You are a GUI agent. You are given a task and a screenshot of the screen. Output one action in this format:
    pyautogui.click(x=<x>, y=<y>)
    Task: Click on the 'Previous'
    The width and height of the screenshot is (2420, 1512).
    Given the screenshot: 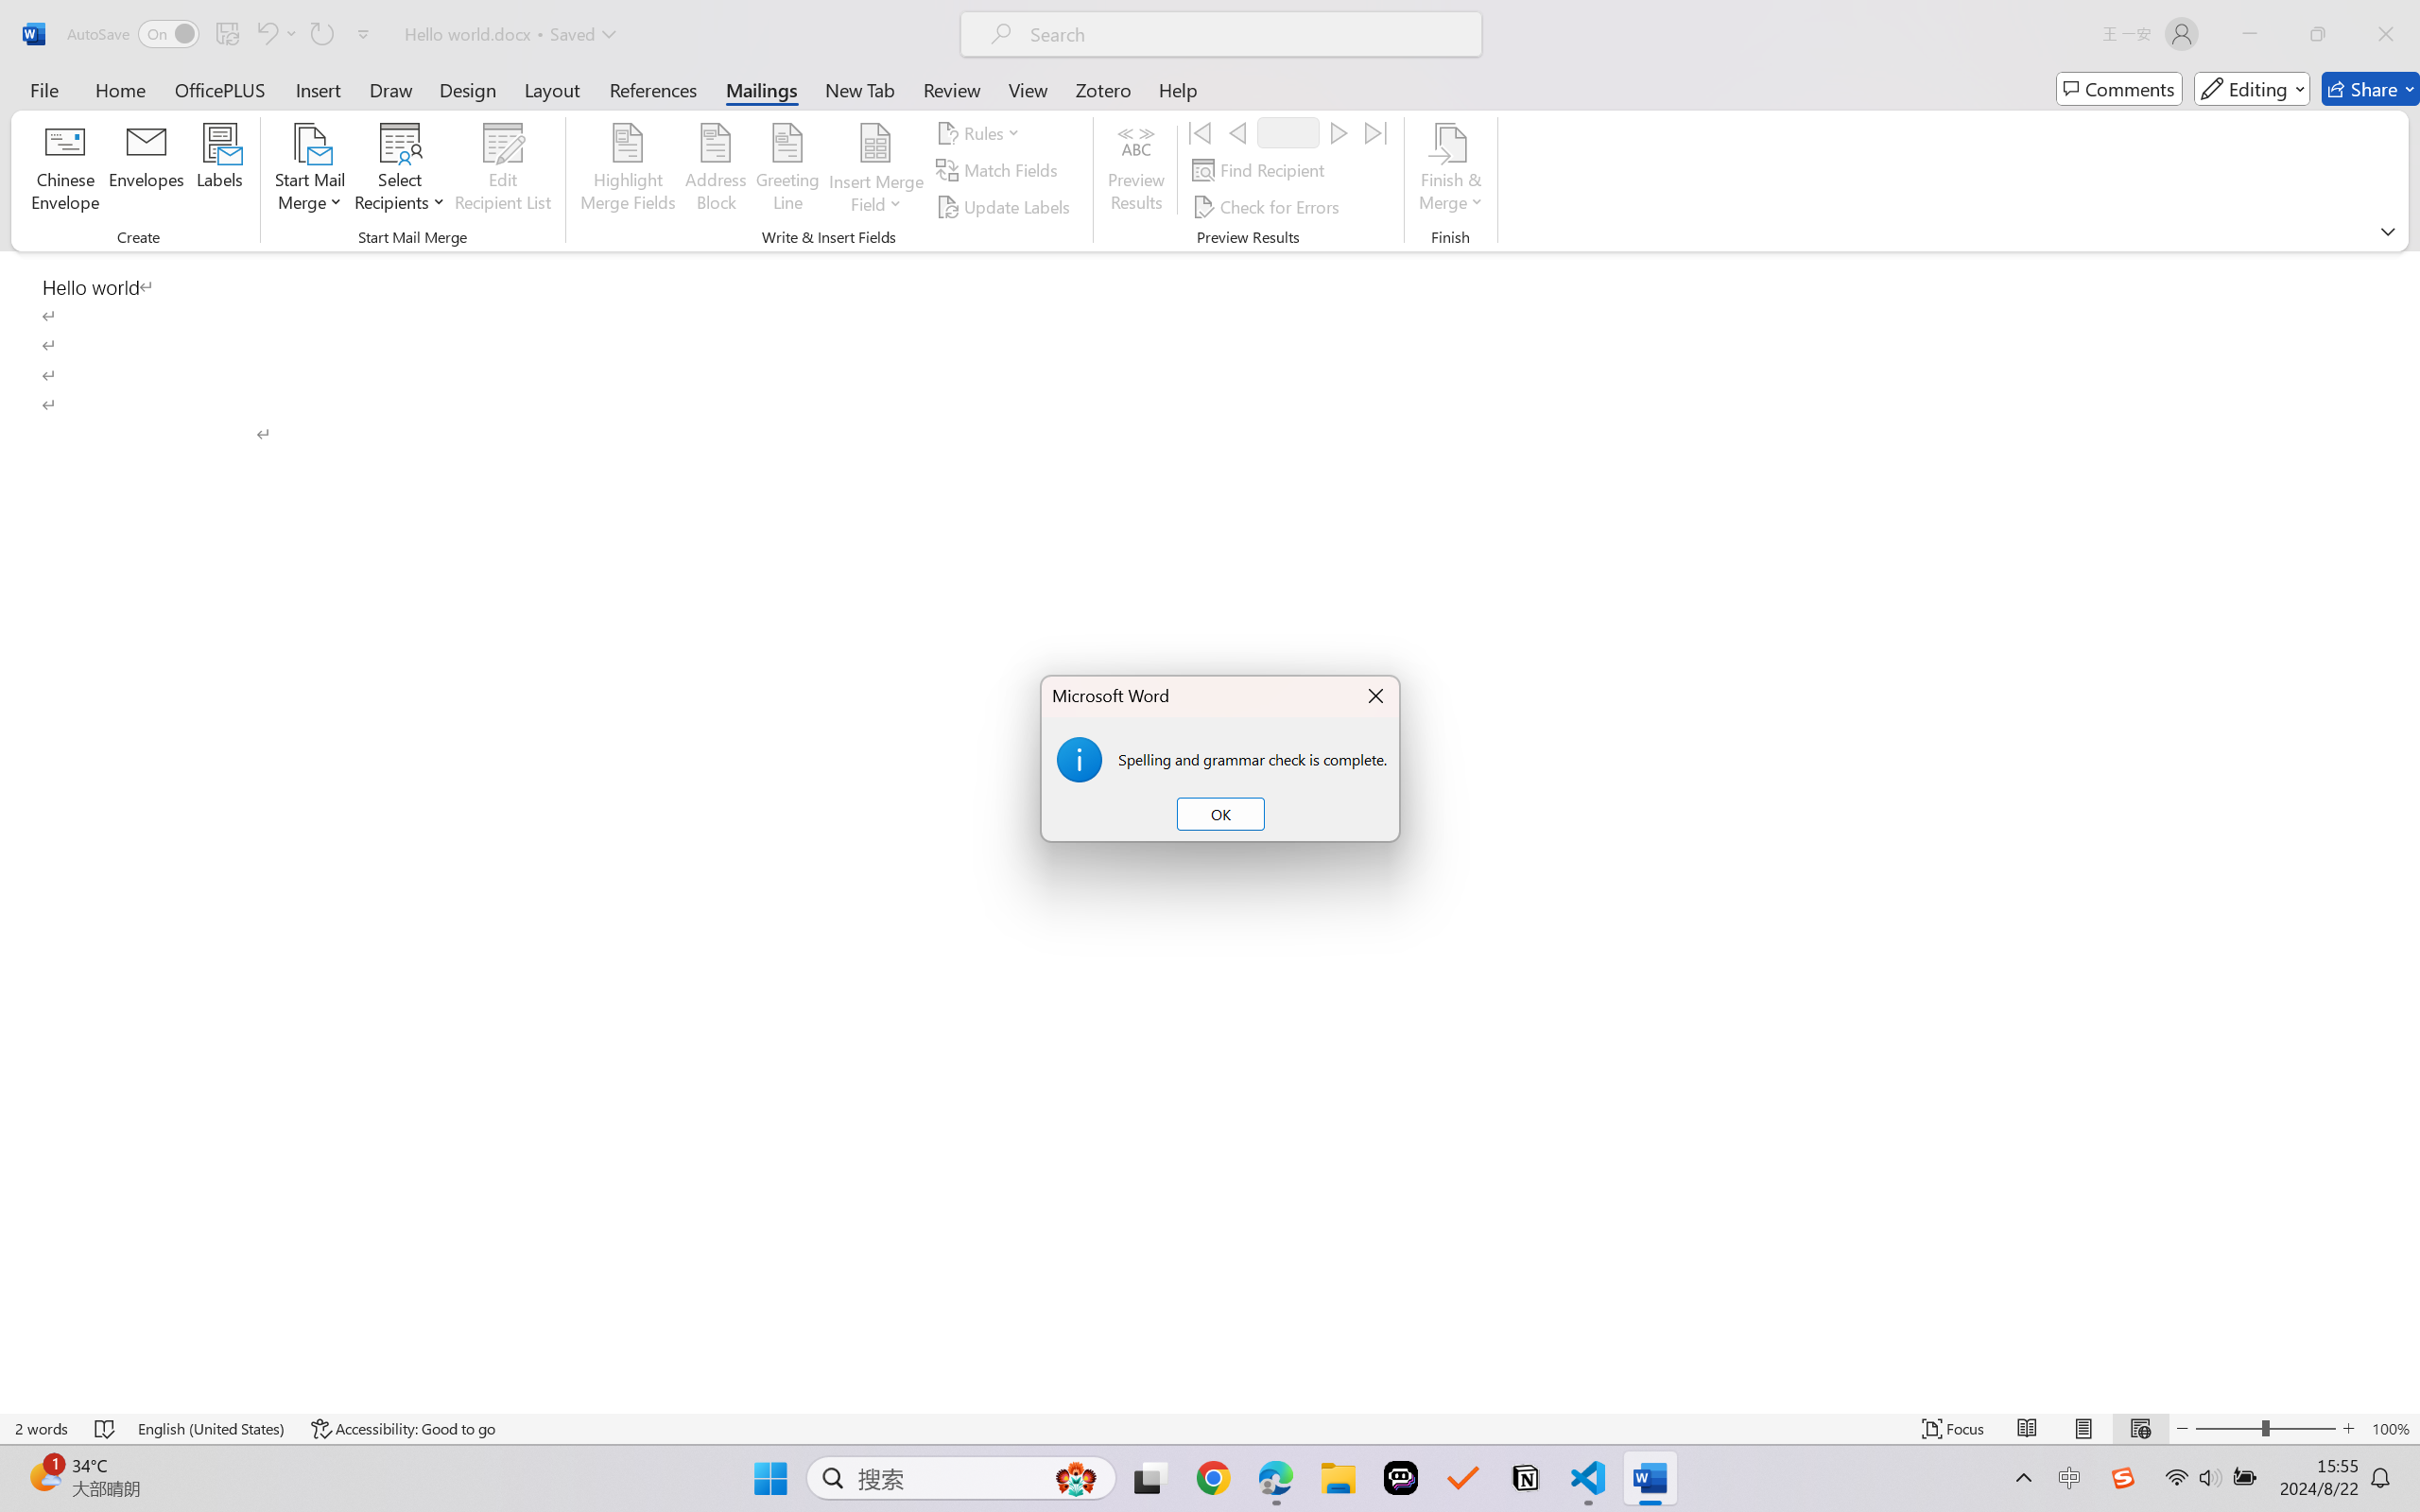 What is the action you would take?
    pyautogui.click(x=1236, y=131)
    